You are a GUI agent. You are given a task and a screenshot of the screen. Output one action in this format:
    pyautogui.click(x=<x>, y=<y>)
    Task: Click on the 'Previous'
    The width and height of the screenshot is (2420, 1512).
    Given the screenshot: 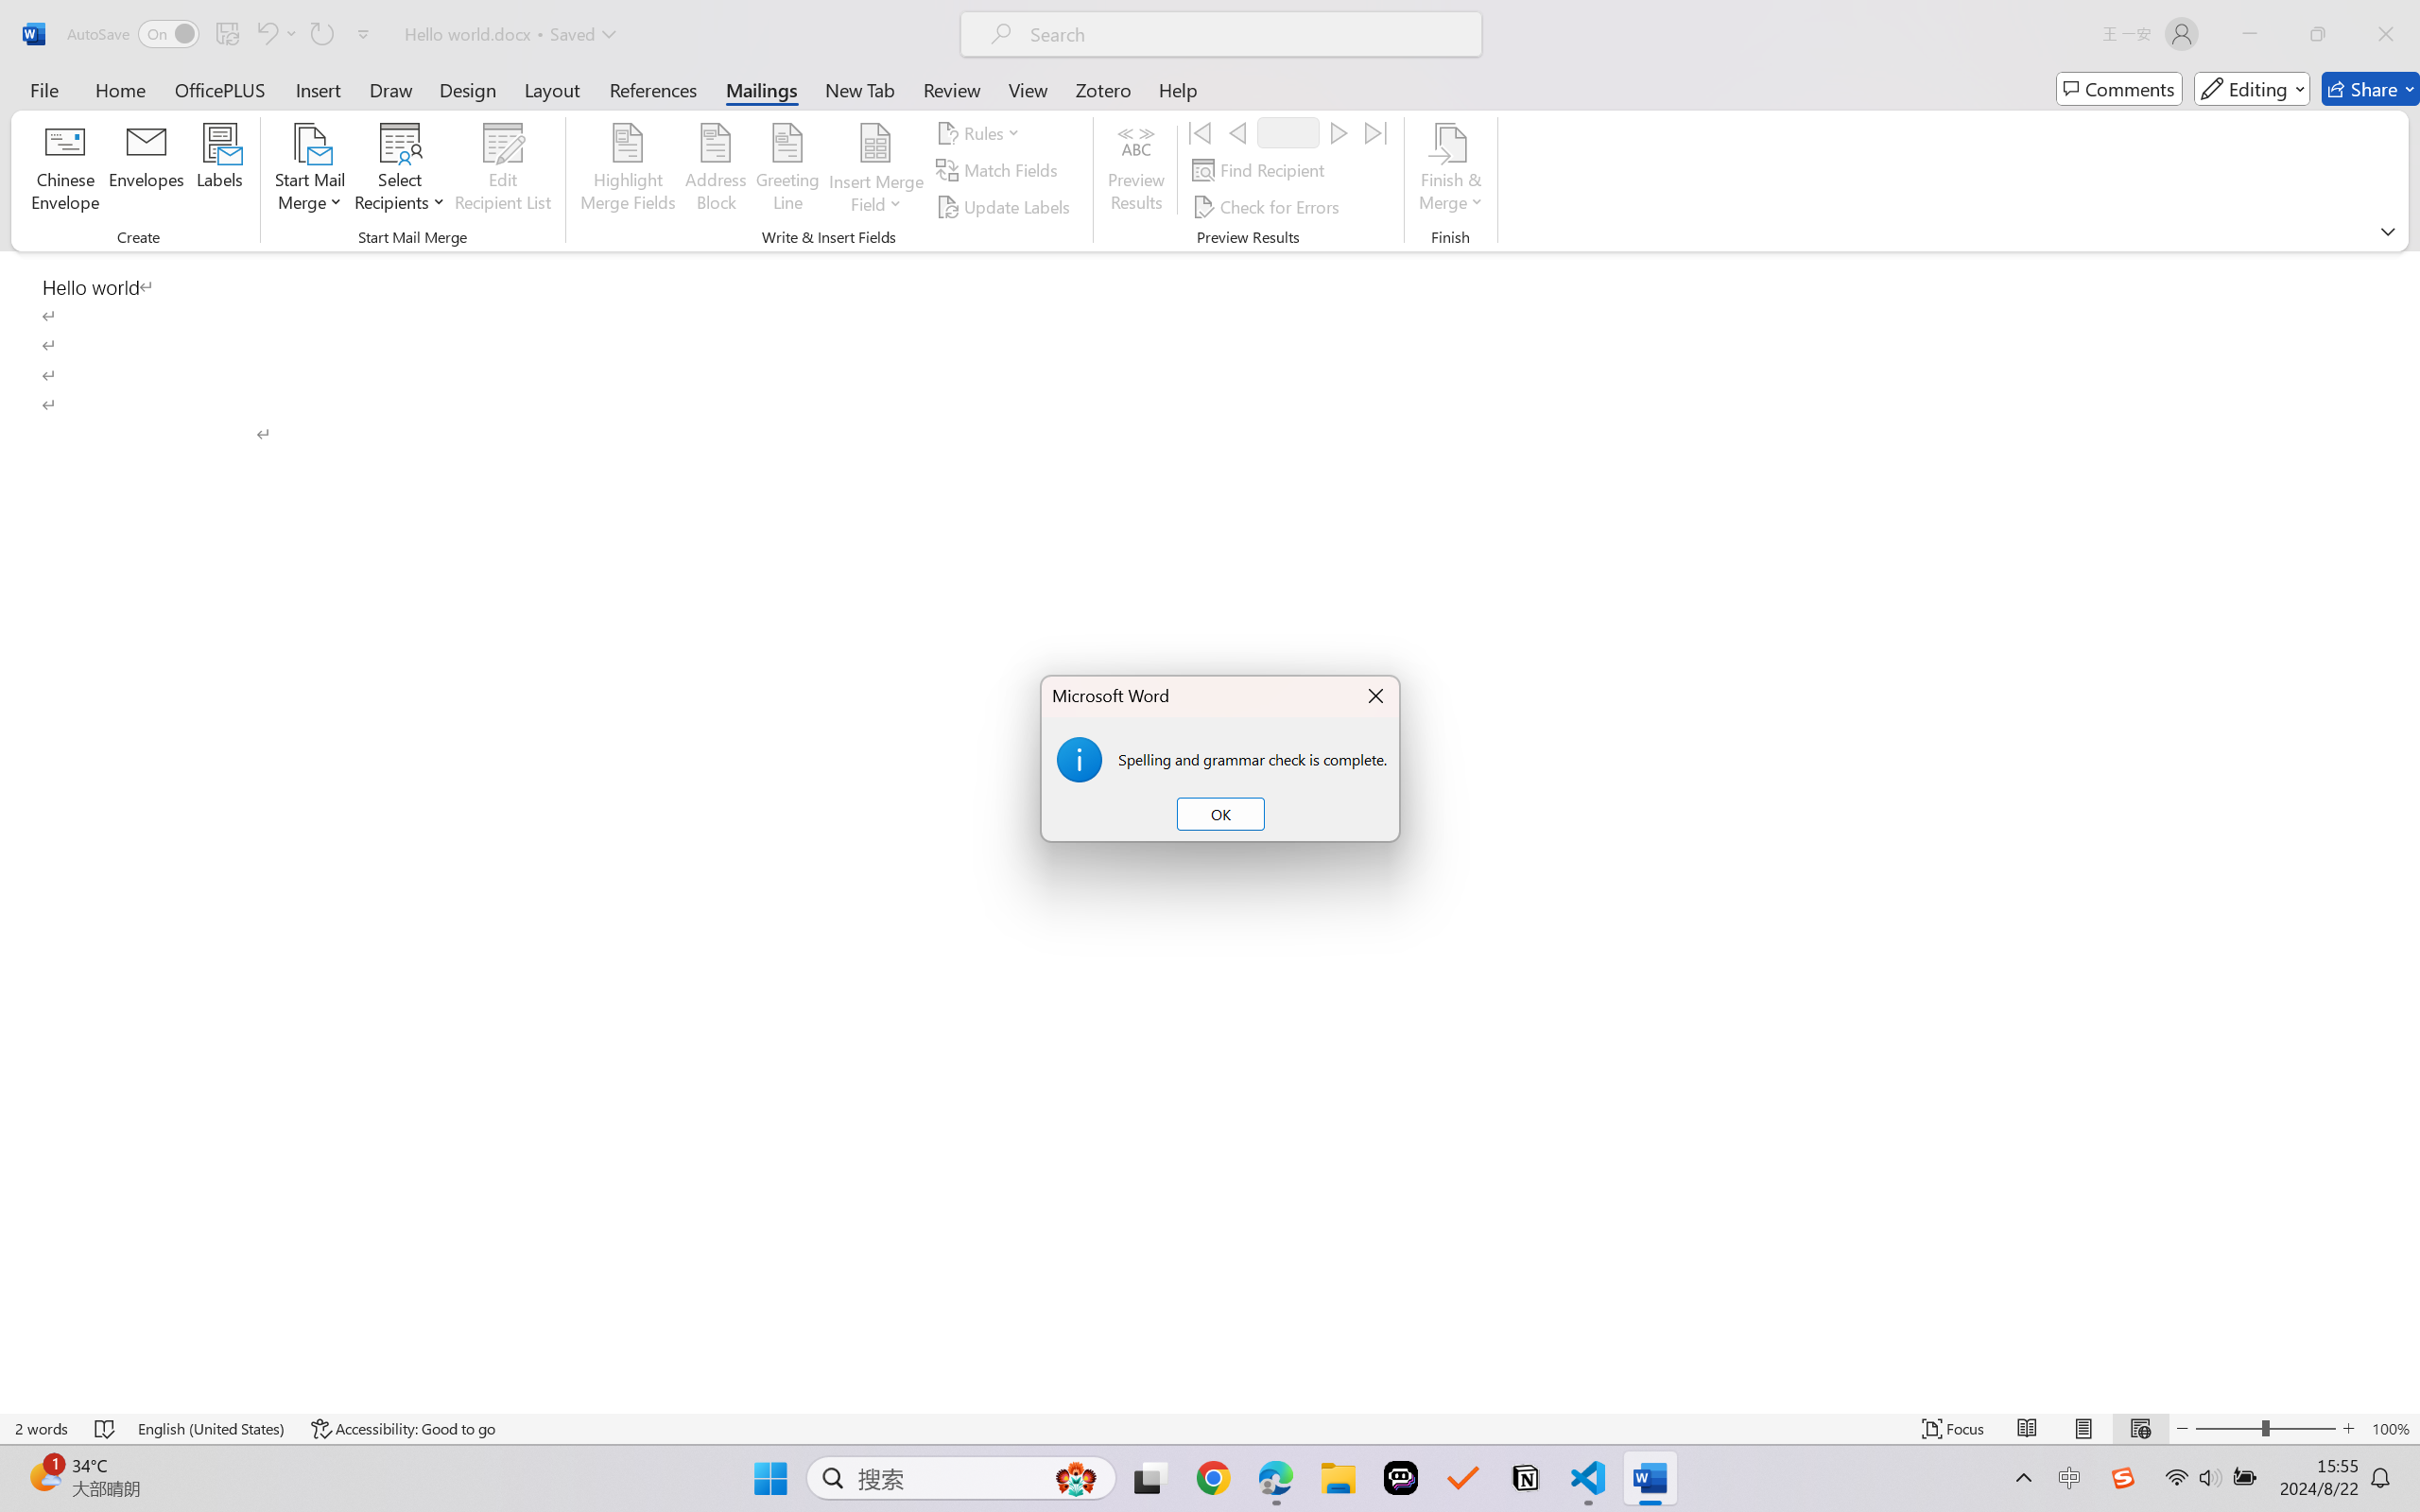 What is the action you would take?
    pyautogui.click(x=1236, y=131)
    